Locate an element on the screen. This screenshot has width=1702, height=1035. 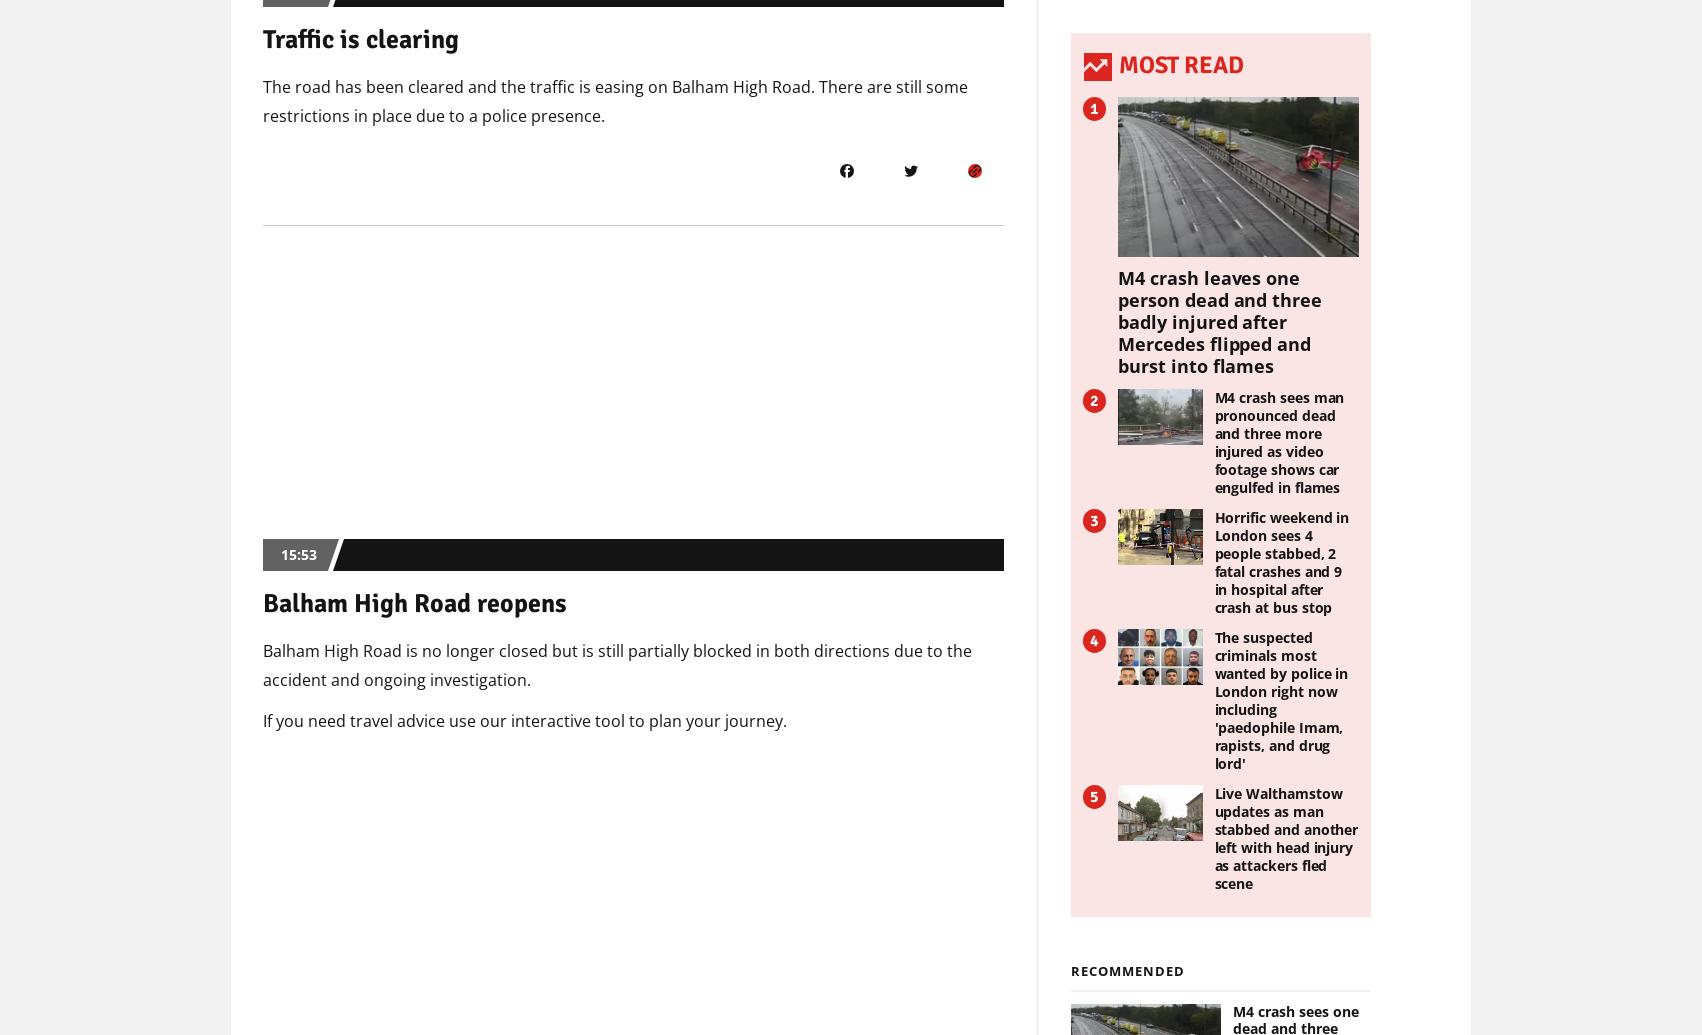
'4' is located at coordinates (1087, 639).